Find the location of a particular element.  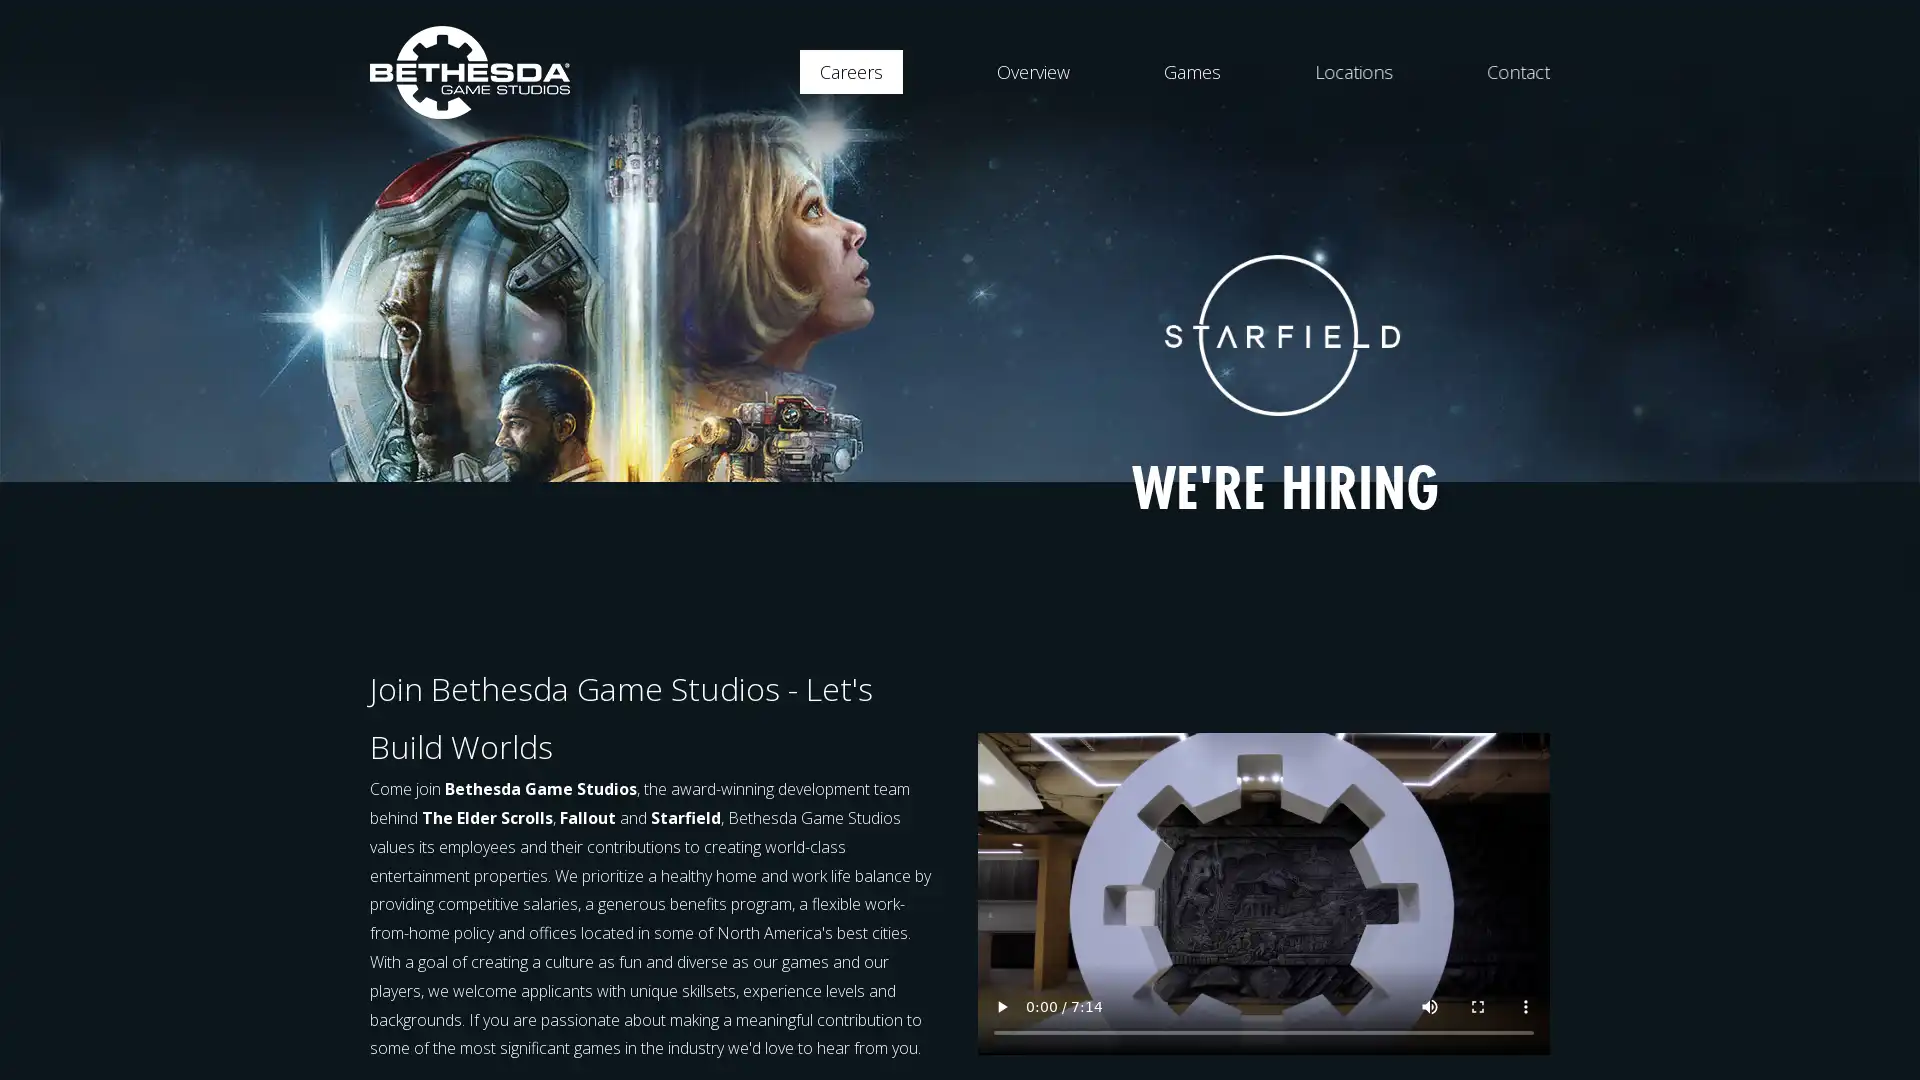

play is located at coordinates (1002, 1006).